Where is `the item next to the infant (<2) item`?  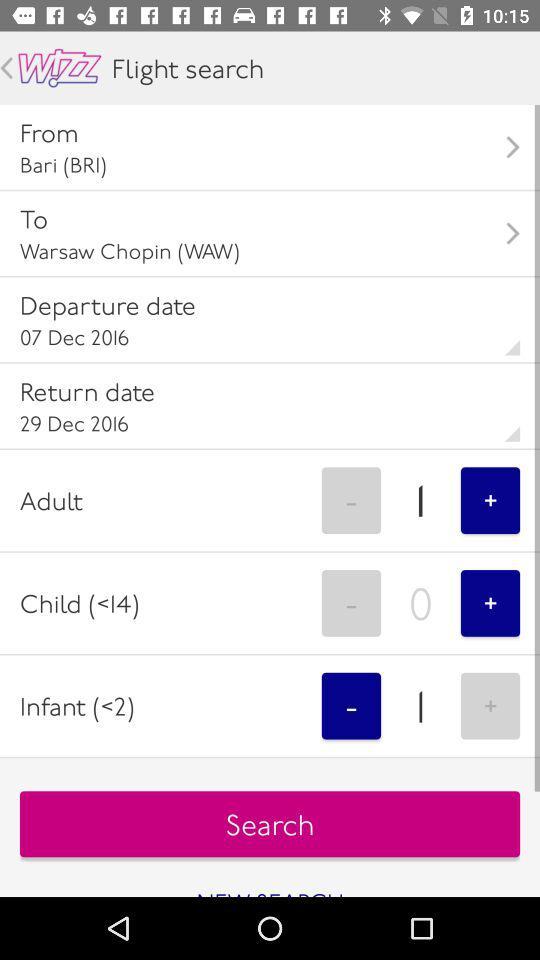 the item next to the infant (<2) item is located at coordinates (350, 706).